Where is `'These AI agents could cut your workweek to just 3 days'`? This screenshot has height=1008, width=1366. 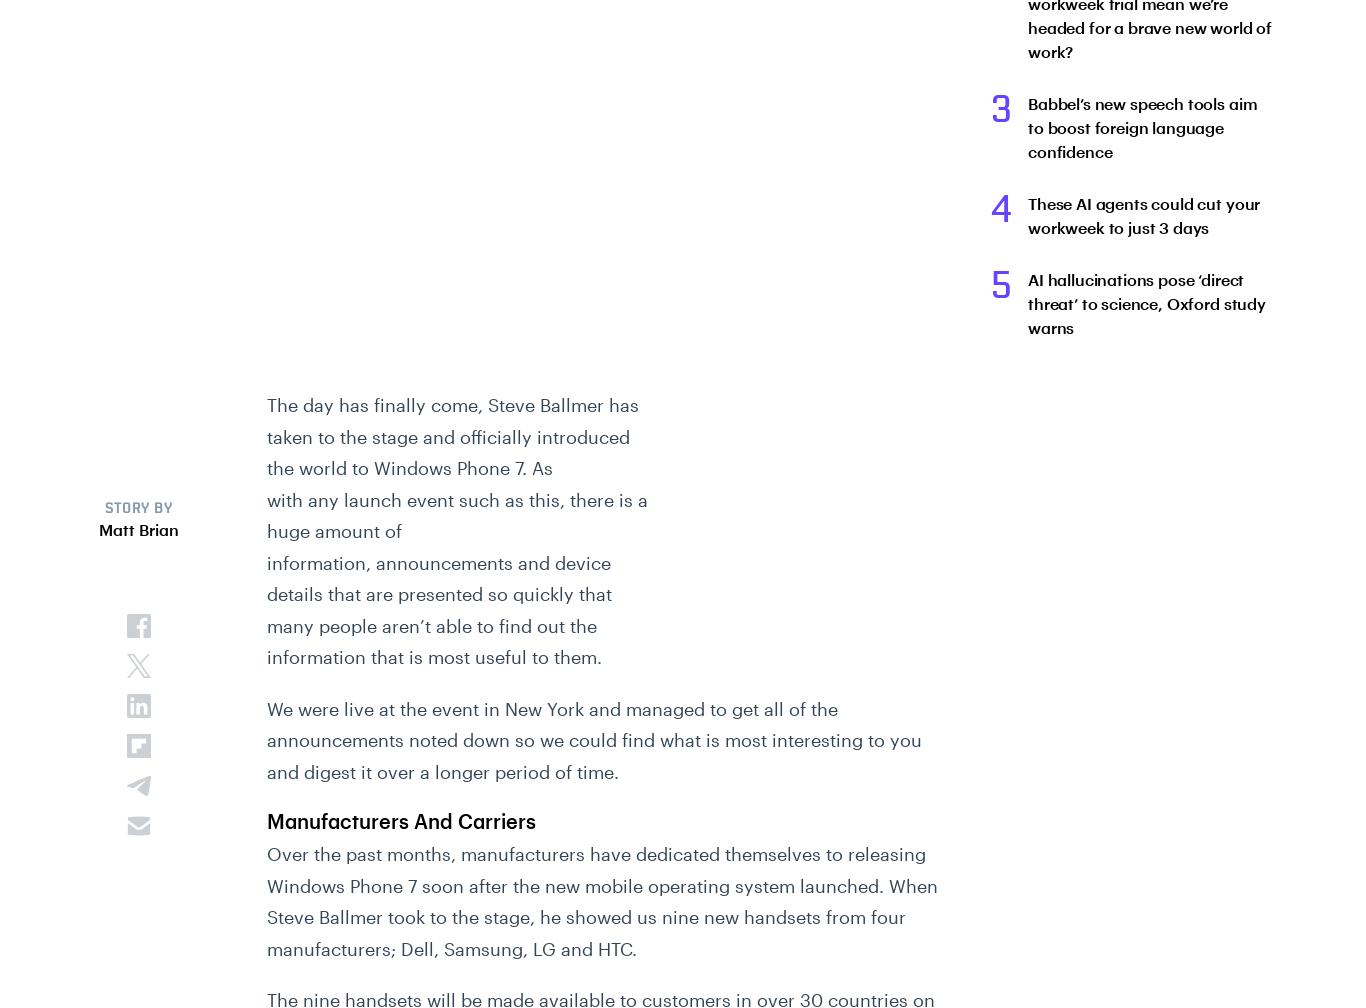
'These AI agents could cut your workweek to just 3 days' is located at coordinates (1144, 215).